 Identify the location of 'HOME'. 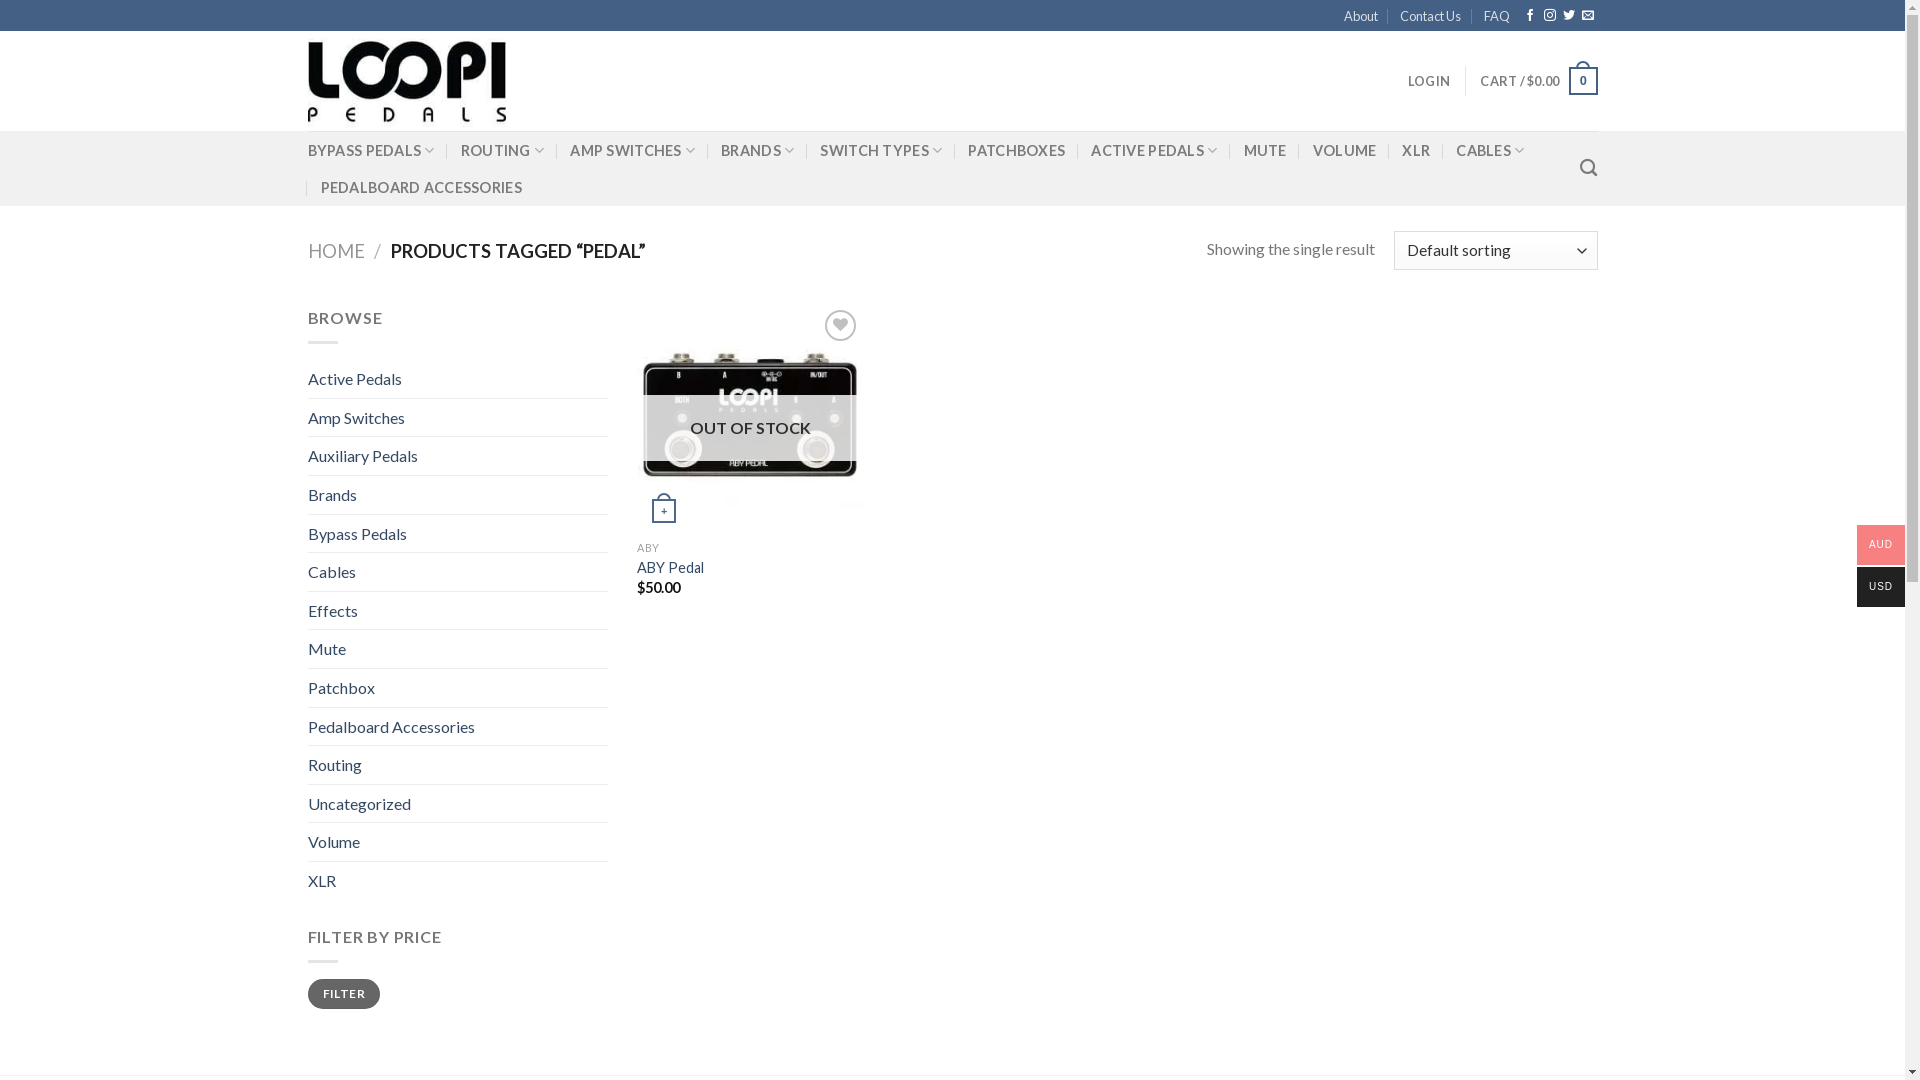
(306, 249).